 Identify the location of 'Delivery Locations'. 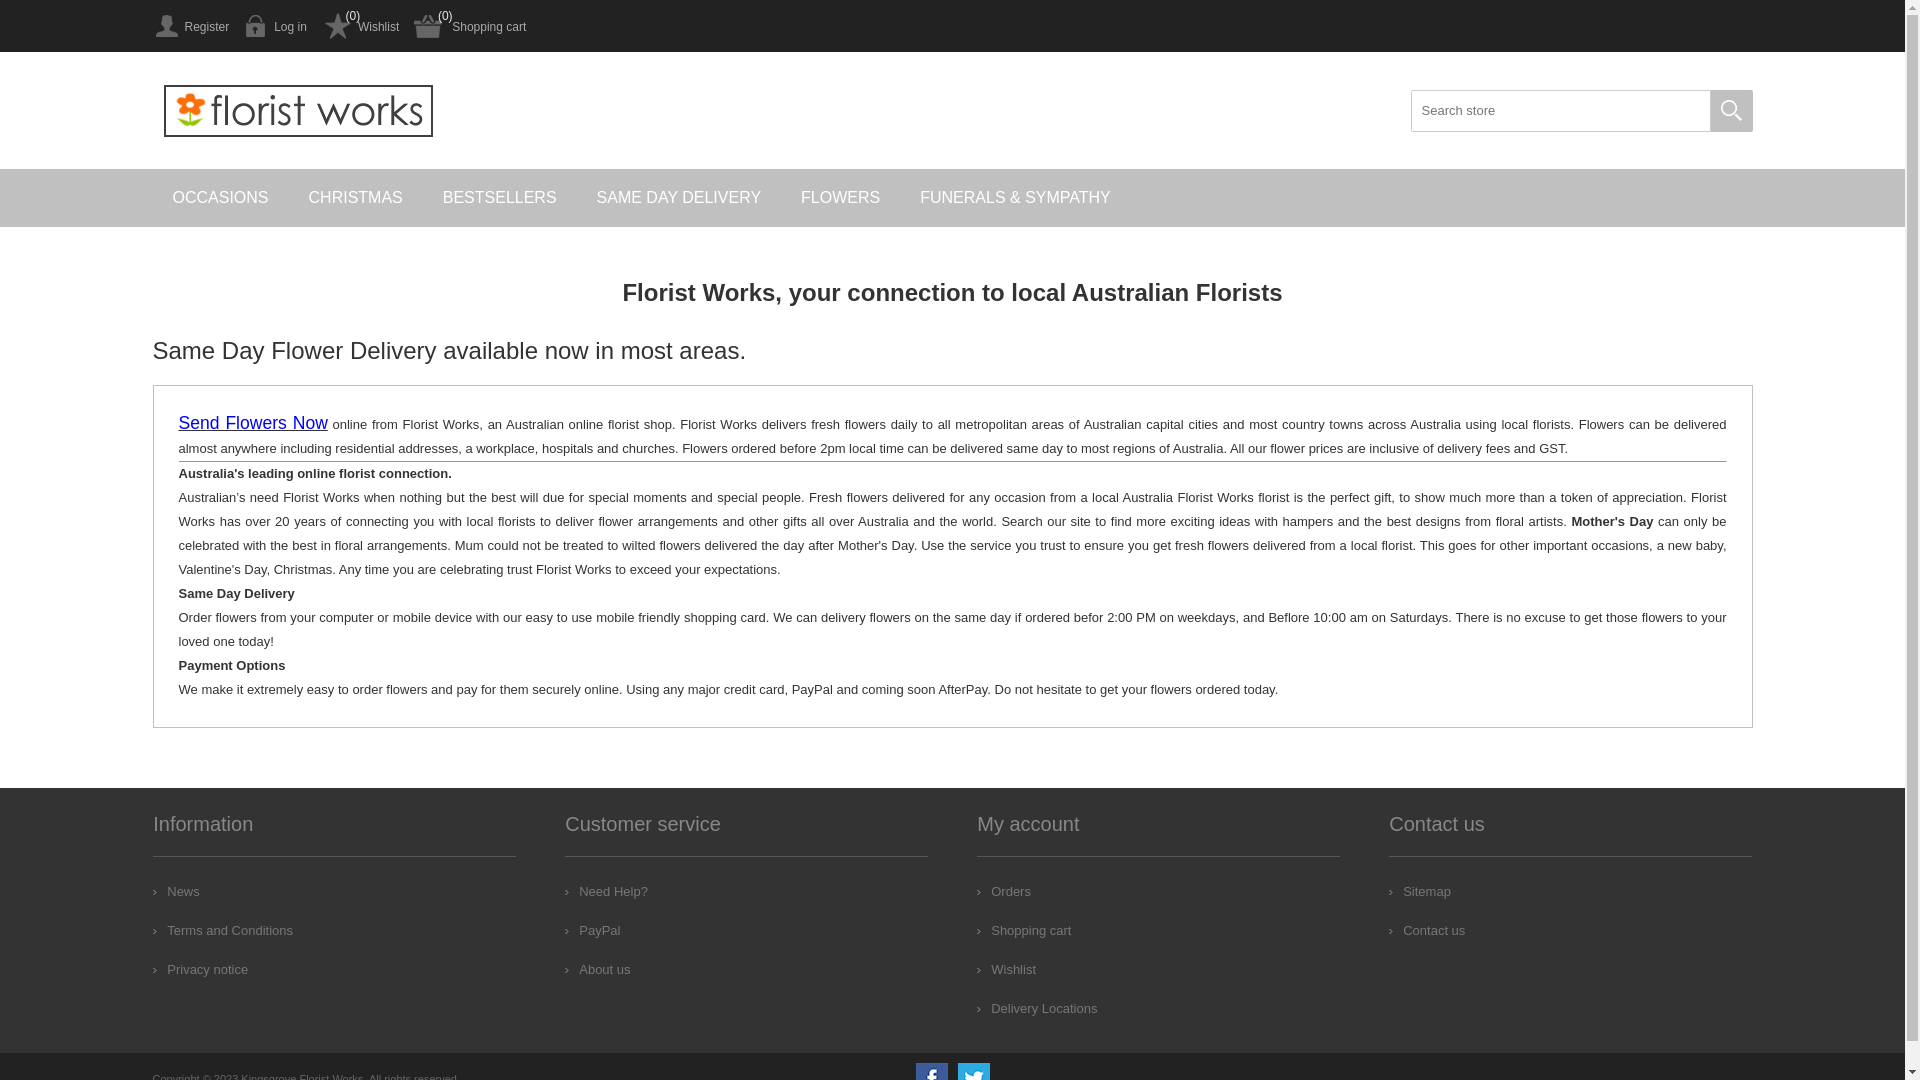
(1036, 1008).